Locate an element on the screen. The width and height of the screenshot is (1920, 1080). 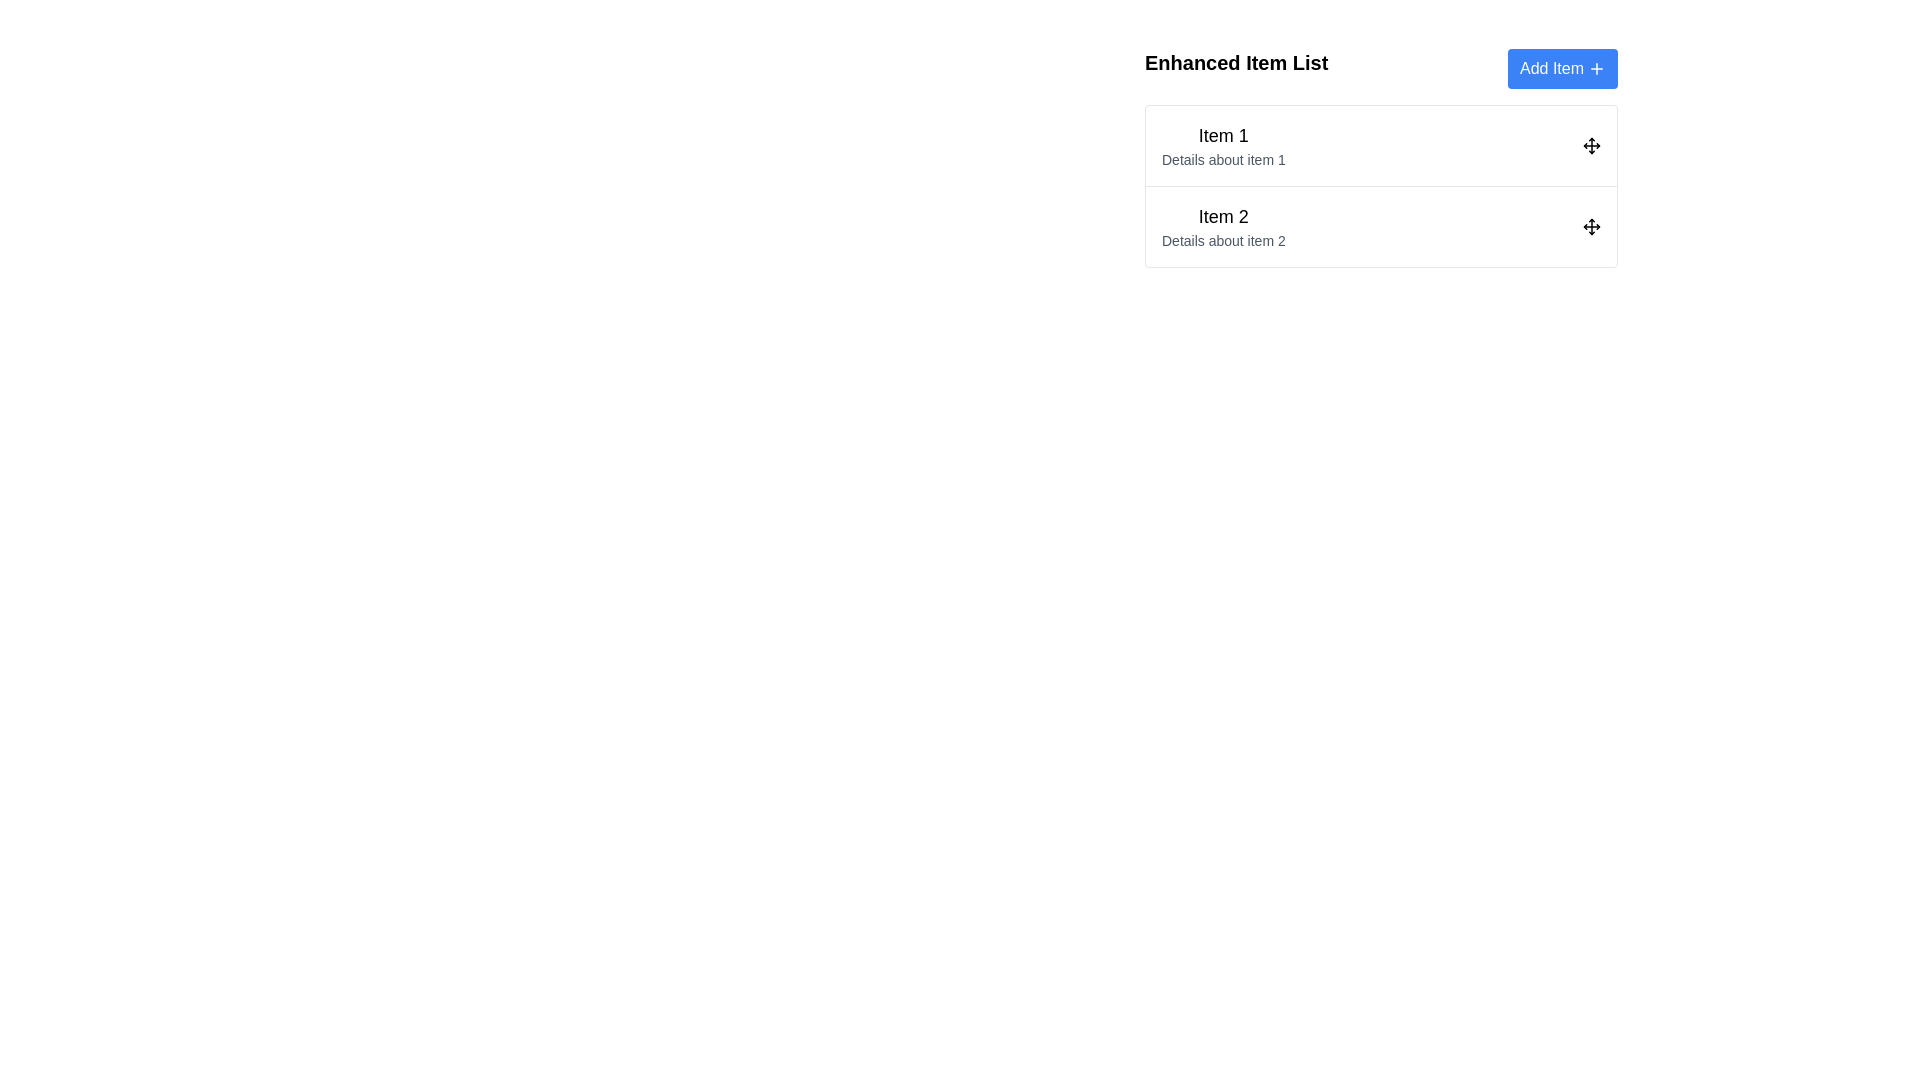
the Draggable Icon, which symbolizes cross-arrows and is located near the right edge of the list item titled 'Item 2' is located at coordinates (1591, 226).